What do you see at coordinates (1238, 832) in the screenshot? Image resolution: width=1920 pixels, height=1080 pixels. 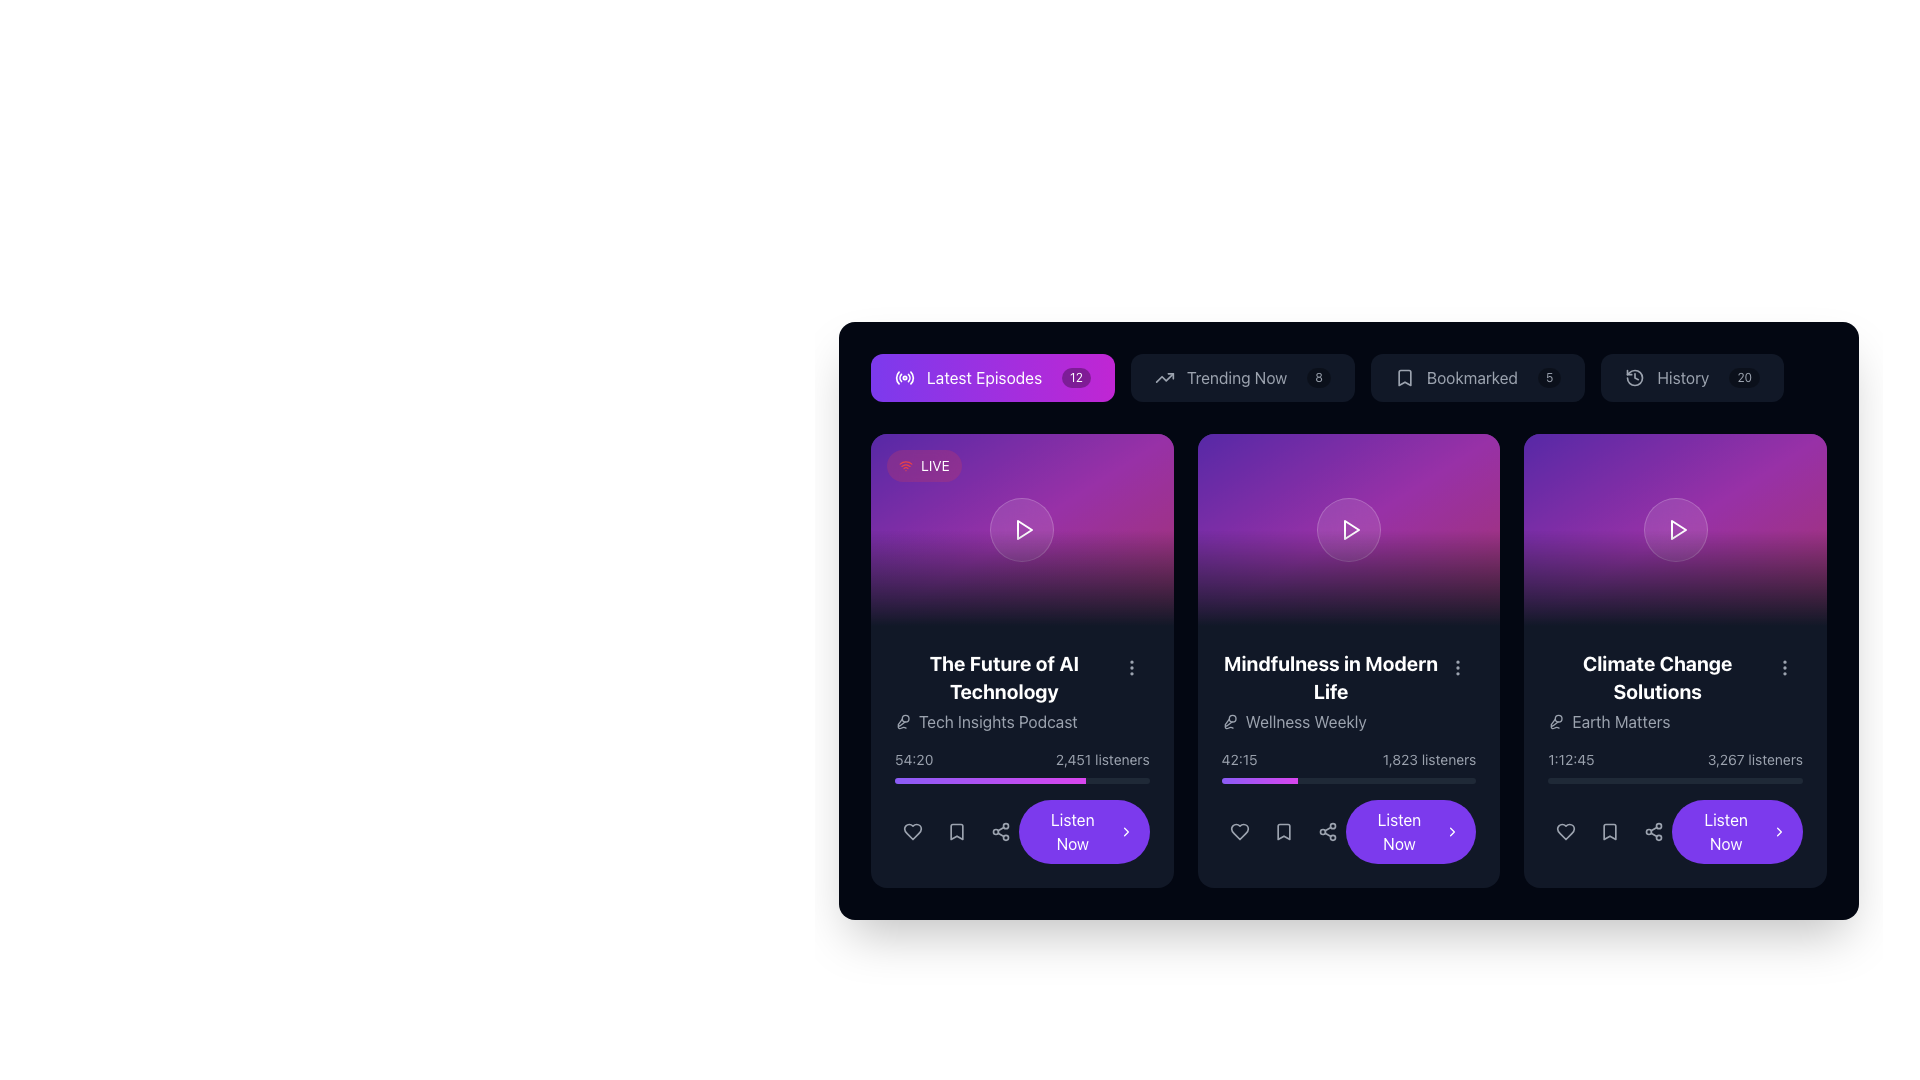 I see `the heart-shaped icon with a gray outline located at the bottom of the second podcast card, slightly to the left of the 'Listen Now' button` at bounding box center [1238, 832].